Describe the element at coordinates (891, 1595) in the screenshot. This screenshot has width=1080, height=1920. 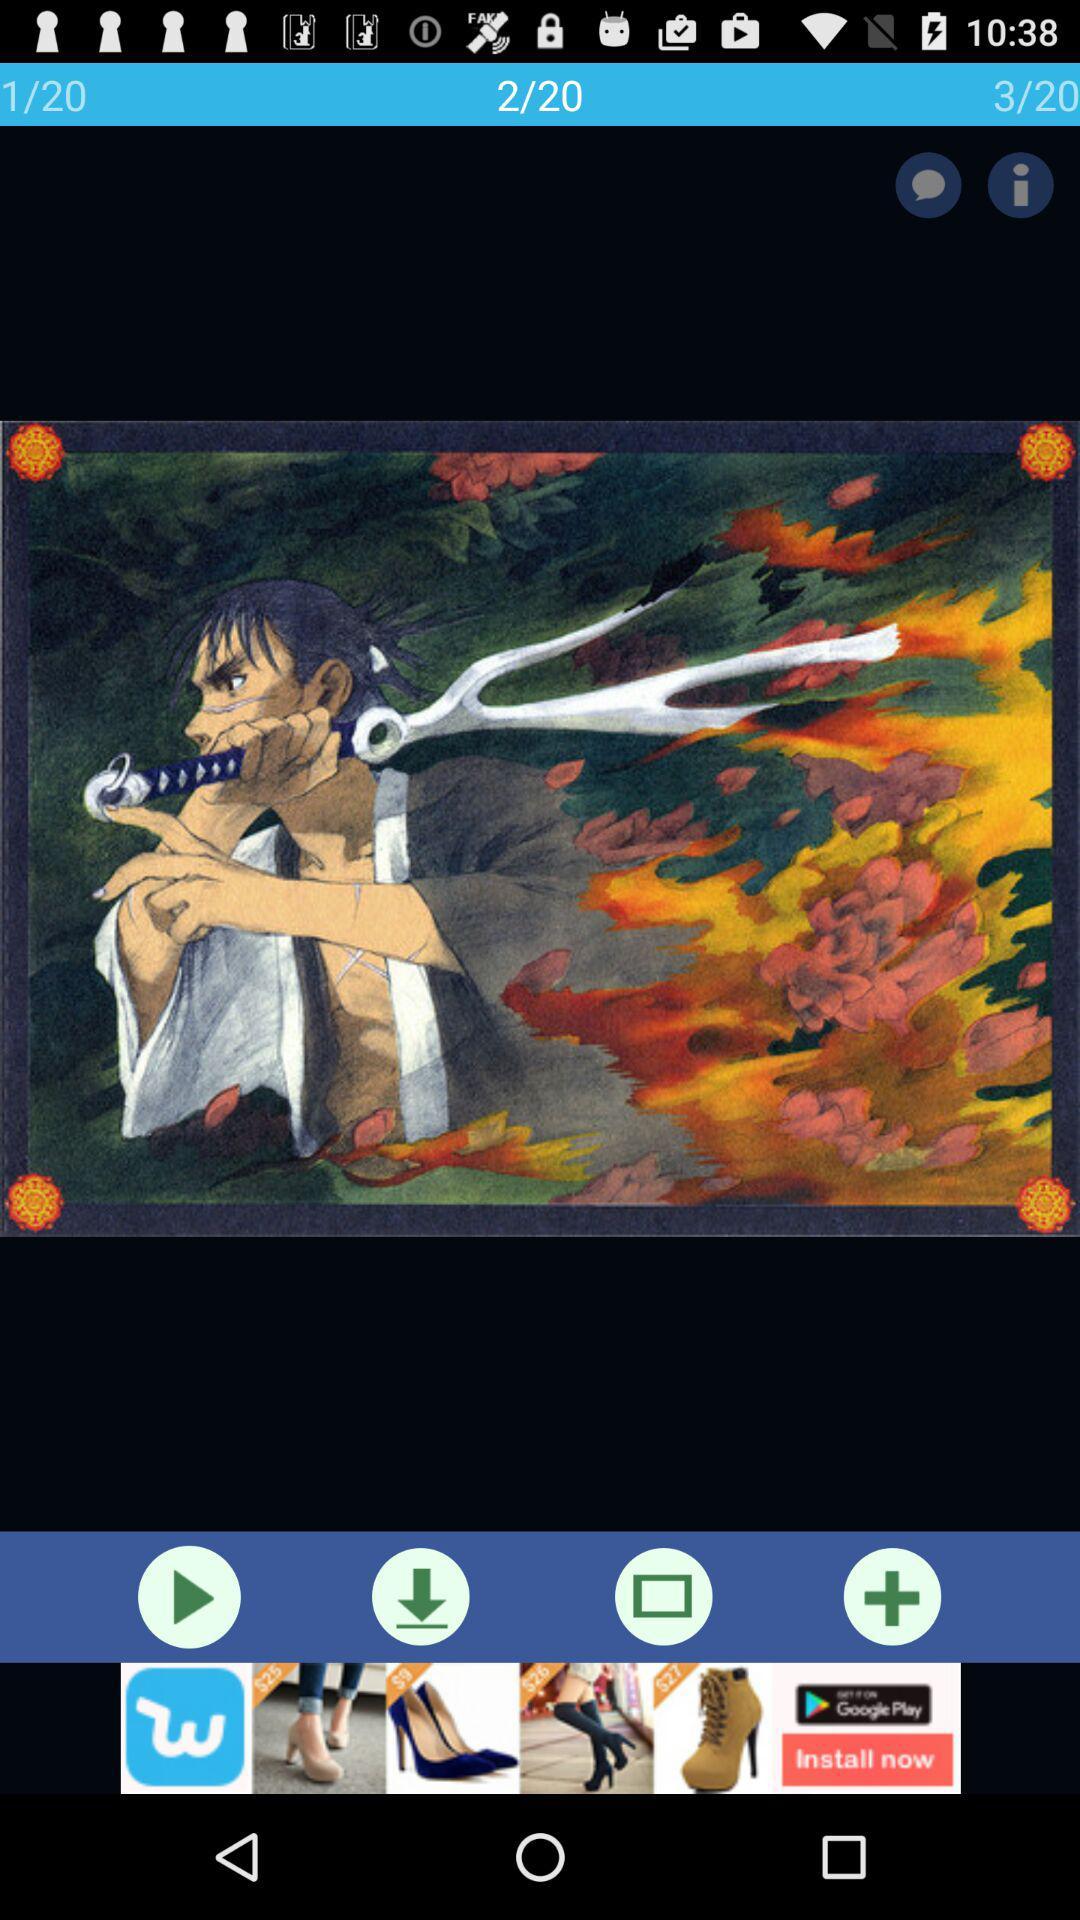
I see `button` at that location.